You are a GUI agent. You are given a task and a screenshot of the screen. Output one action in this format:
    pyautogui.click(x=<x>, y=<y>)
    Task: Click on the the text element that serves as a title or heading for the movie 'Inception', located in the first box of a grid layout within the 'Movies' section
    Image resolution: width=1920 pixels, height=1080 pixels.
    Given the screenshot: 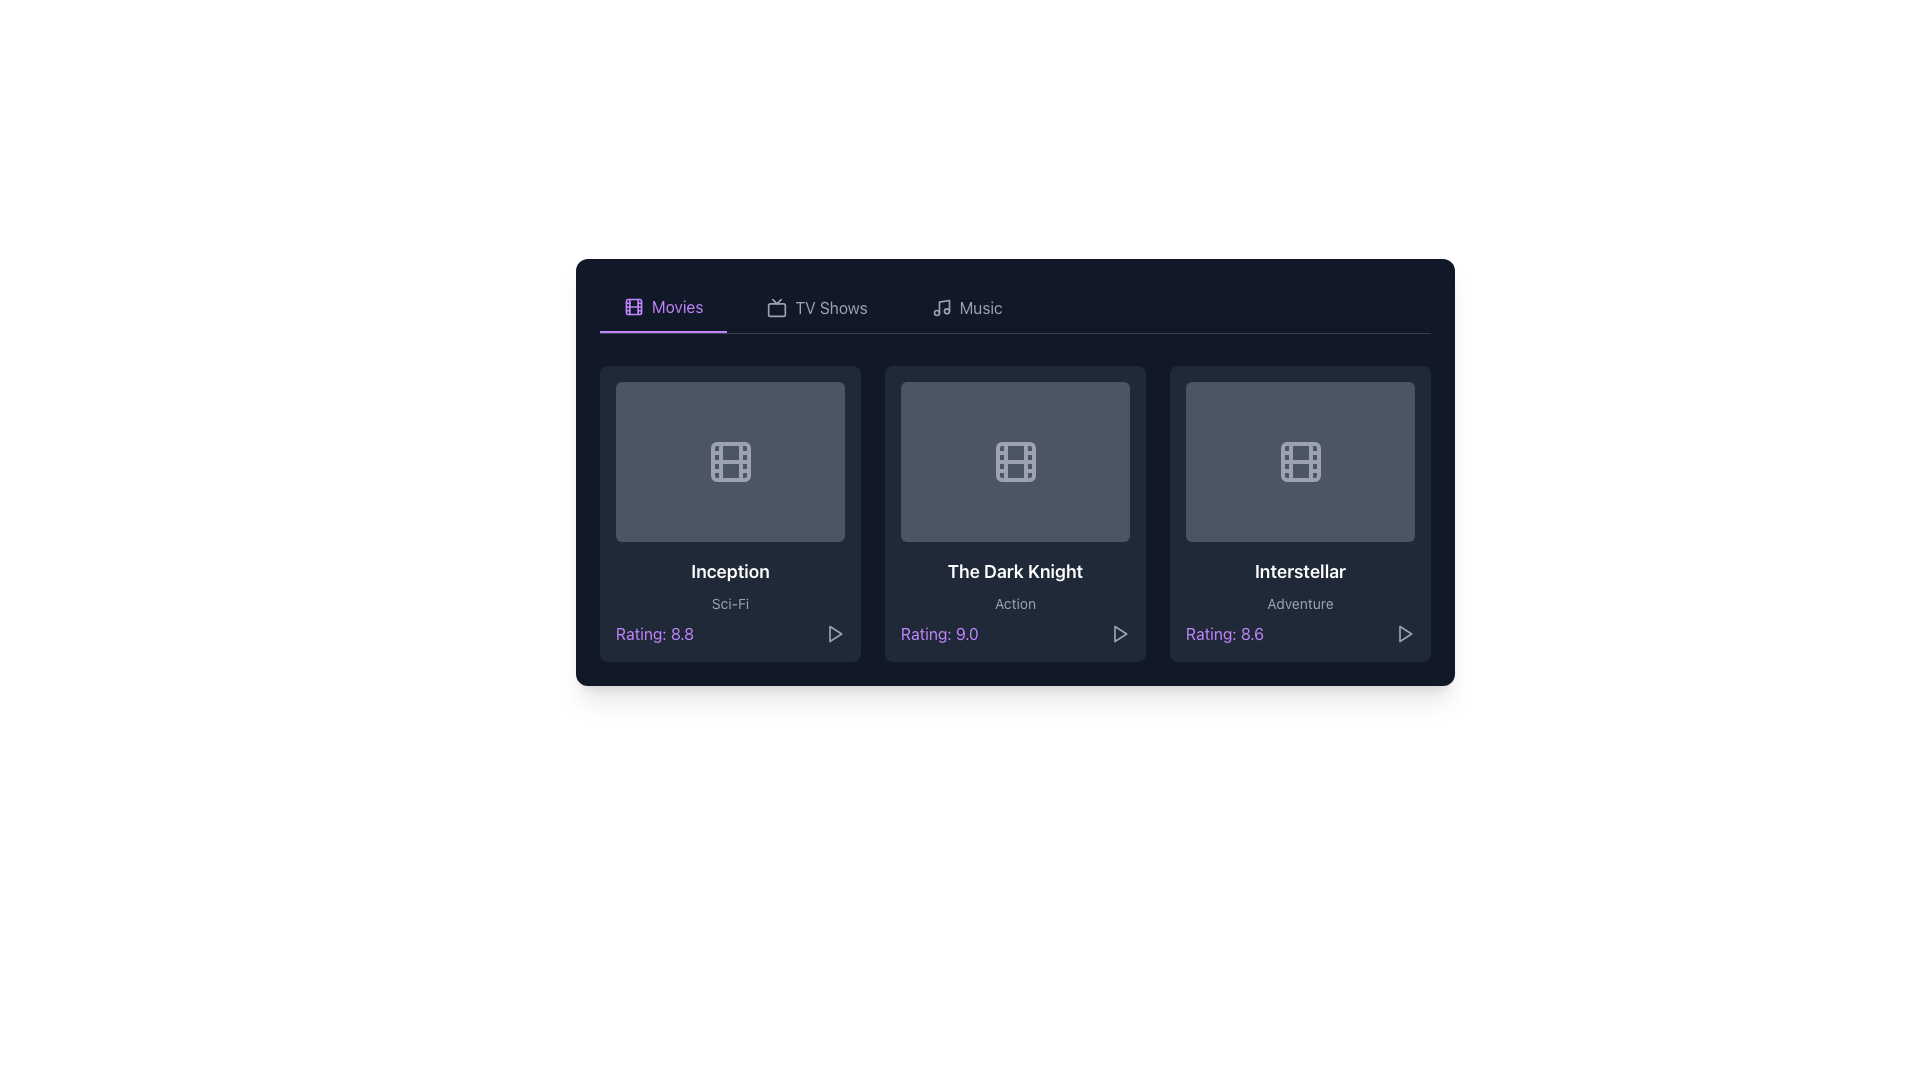 What is the action you would take?
    pyautogui.click(x=729, y=571)
    